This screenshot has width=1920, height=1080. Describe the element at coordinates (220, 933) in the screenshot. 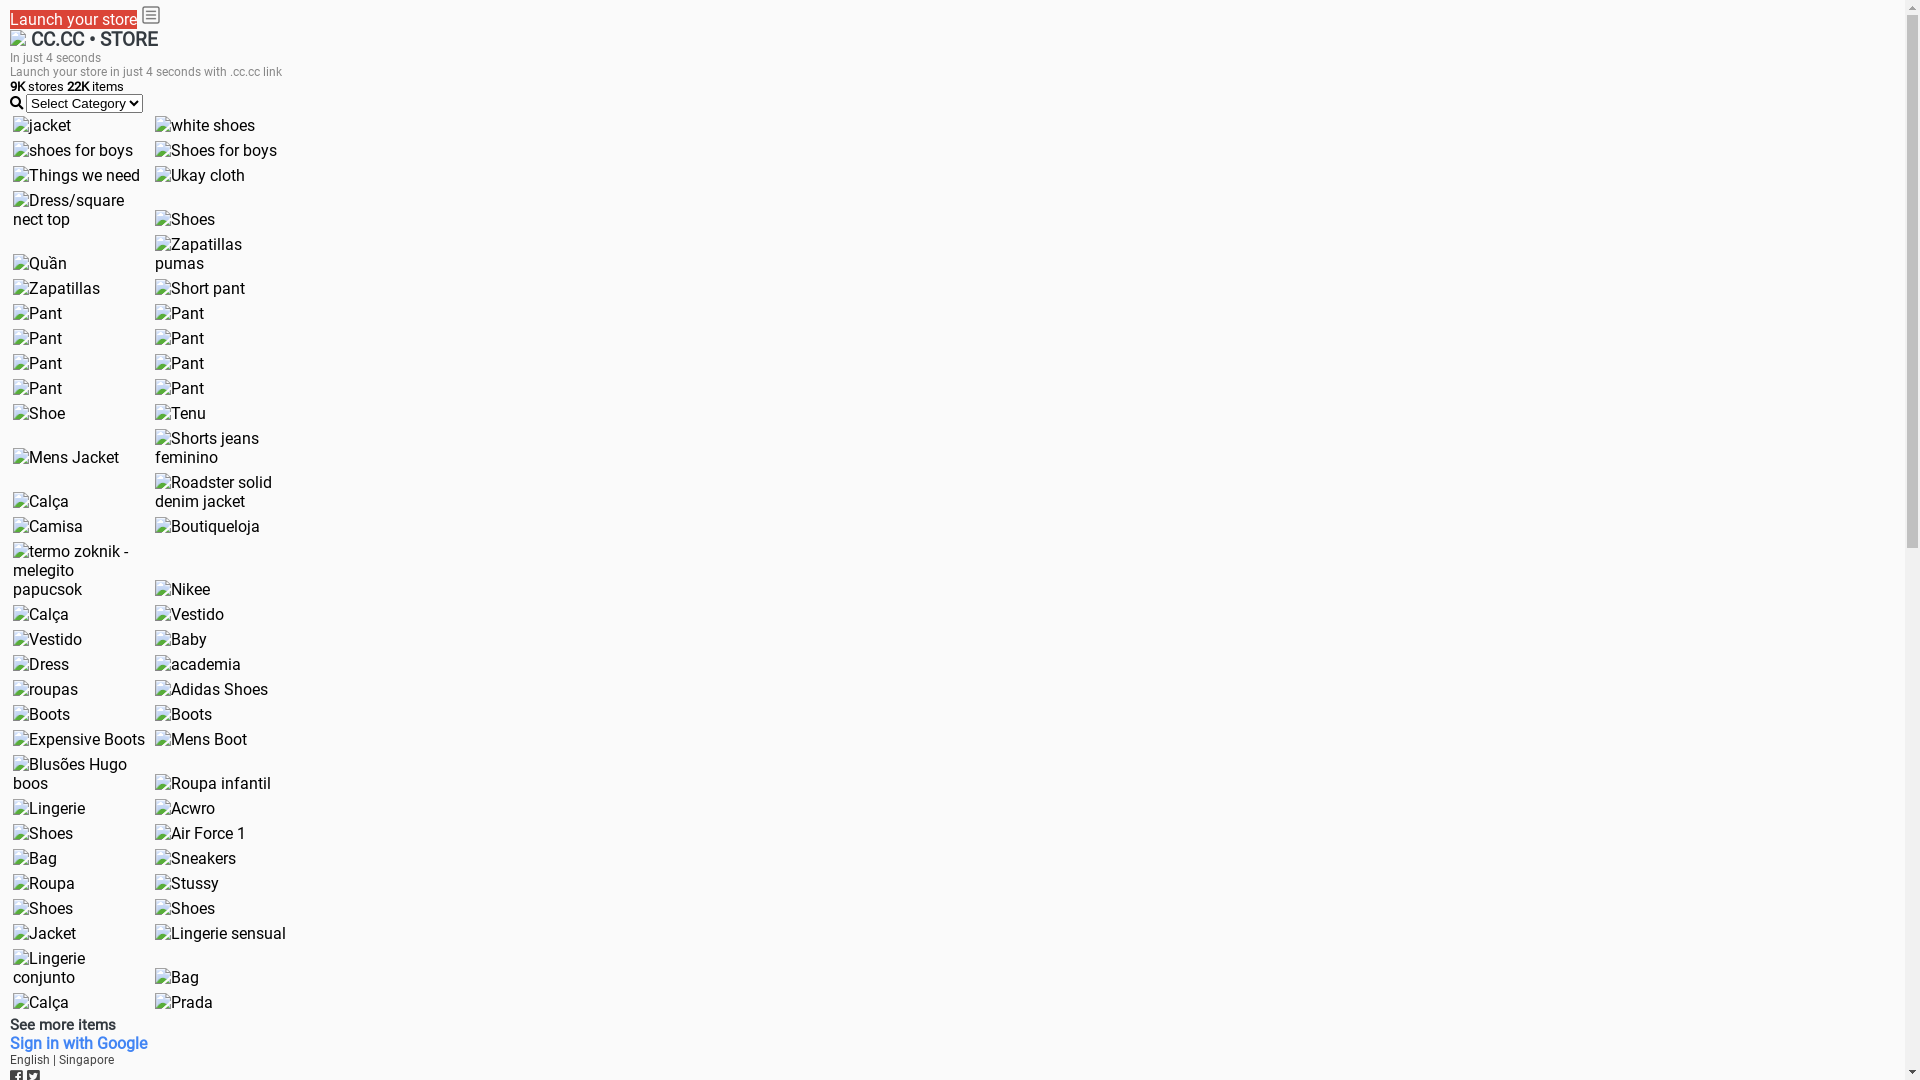

I see `'Lingerie sensual'` at that location.